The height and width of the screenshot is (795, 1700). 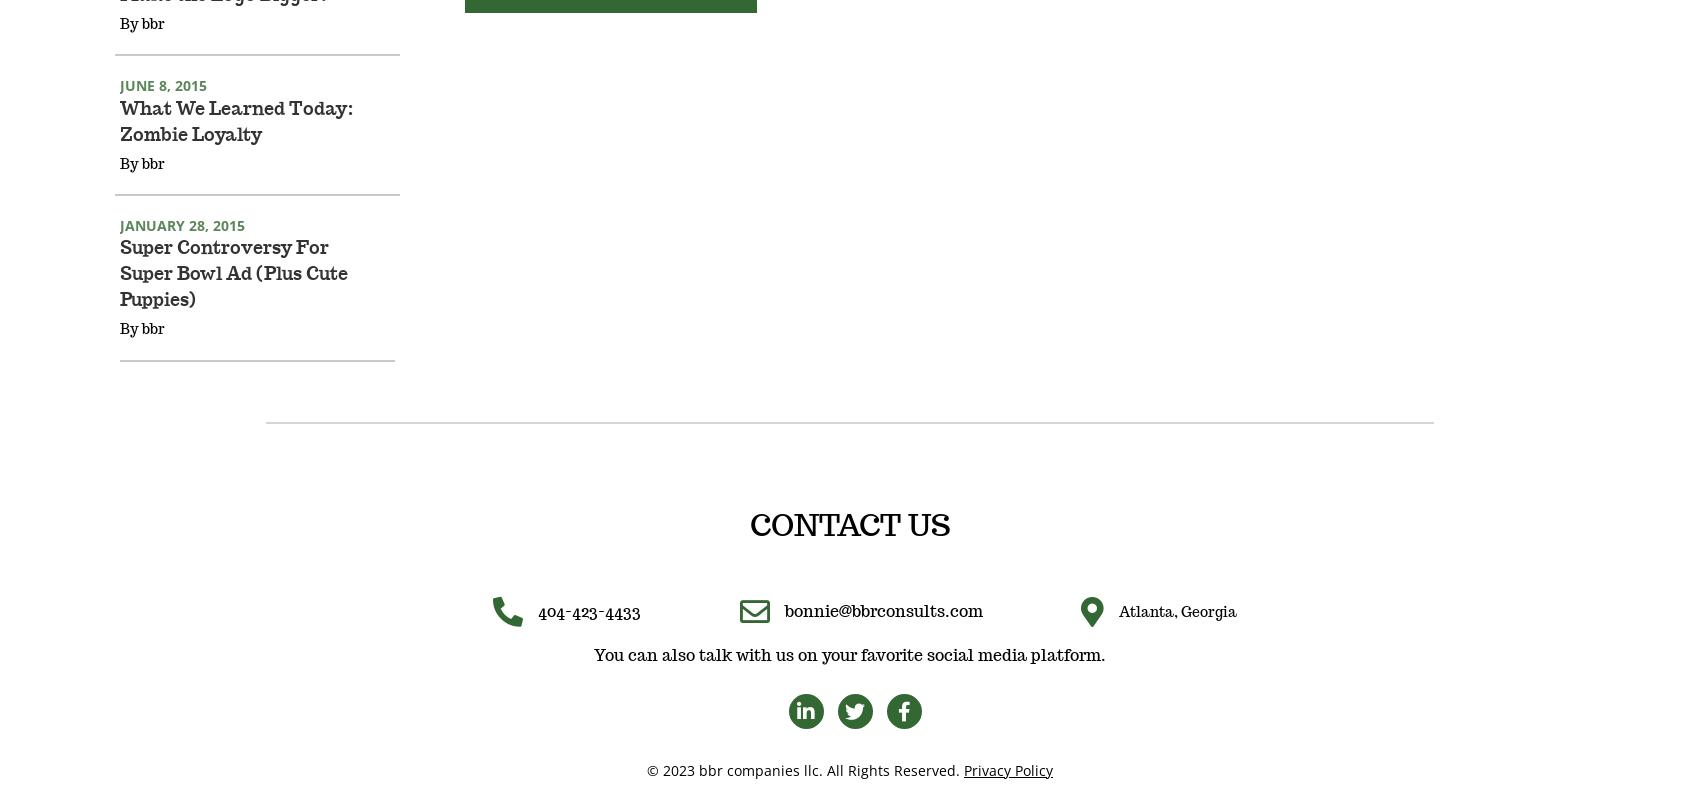 I want to click on 'January 28, 2015', so click(x=181, y=251).